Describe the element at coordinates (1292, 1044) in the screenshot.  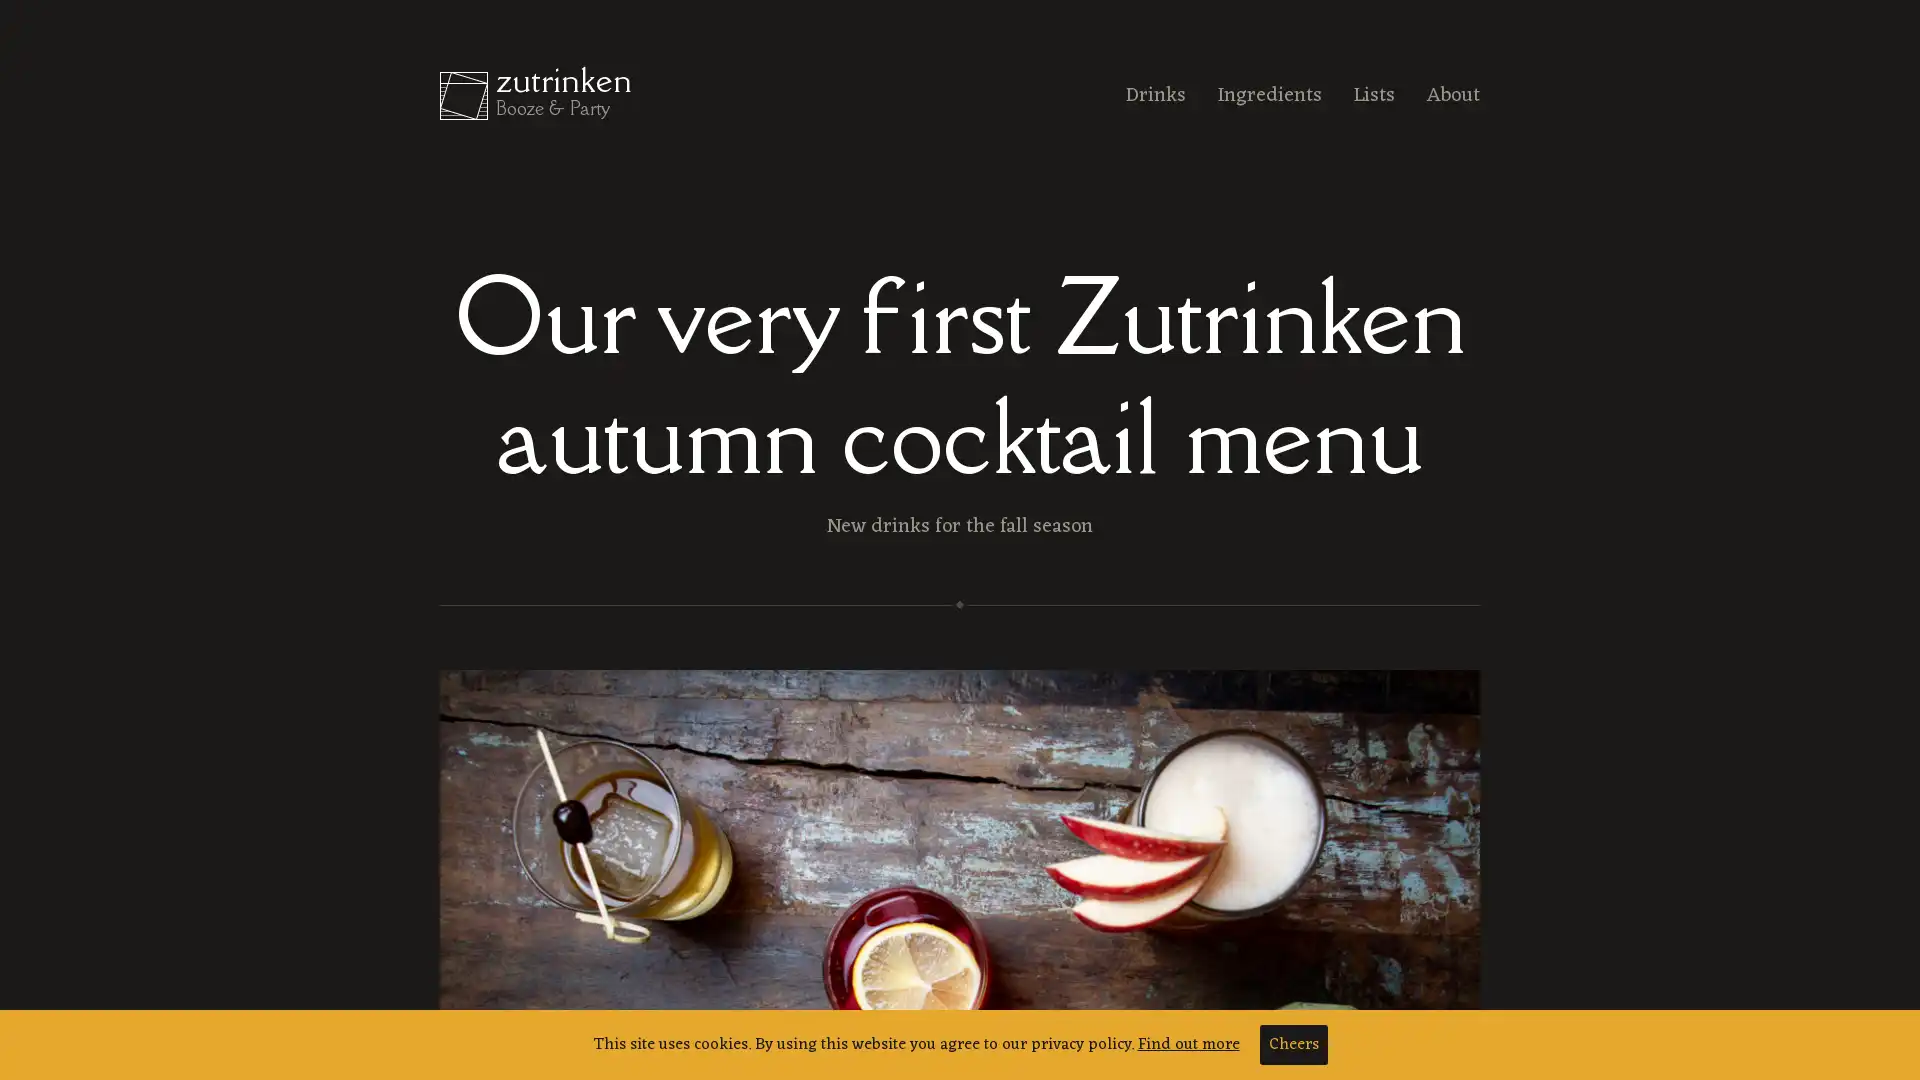
I see `Cheers` at that location.